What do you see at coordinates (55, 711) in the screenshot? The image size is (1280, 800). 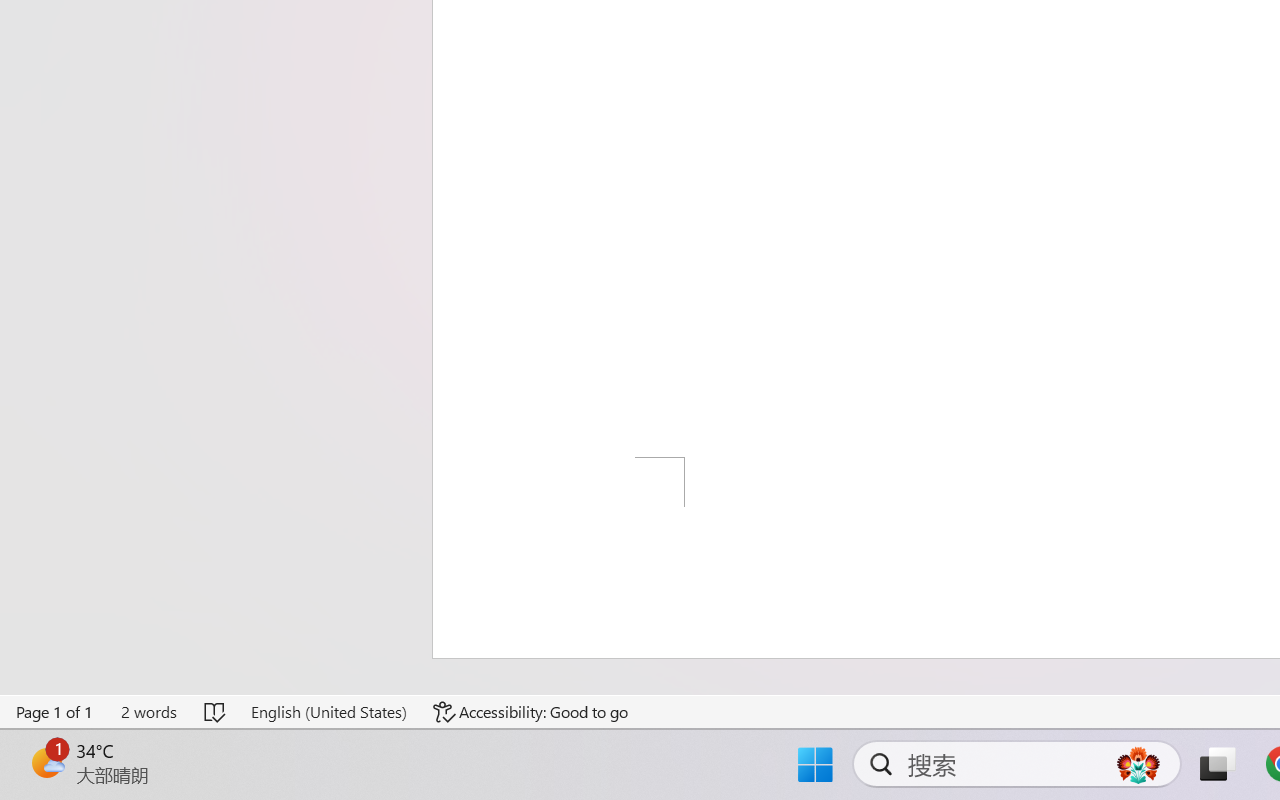 I see `'Page Number Page 1 of 1'` at bounding box center [55, 711].